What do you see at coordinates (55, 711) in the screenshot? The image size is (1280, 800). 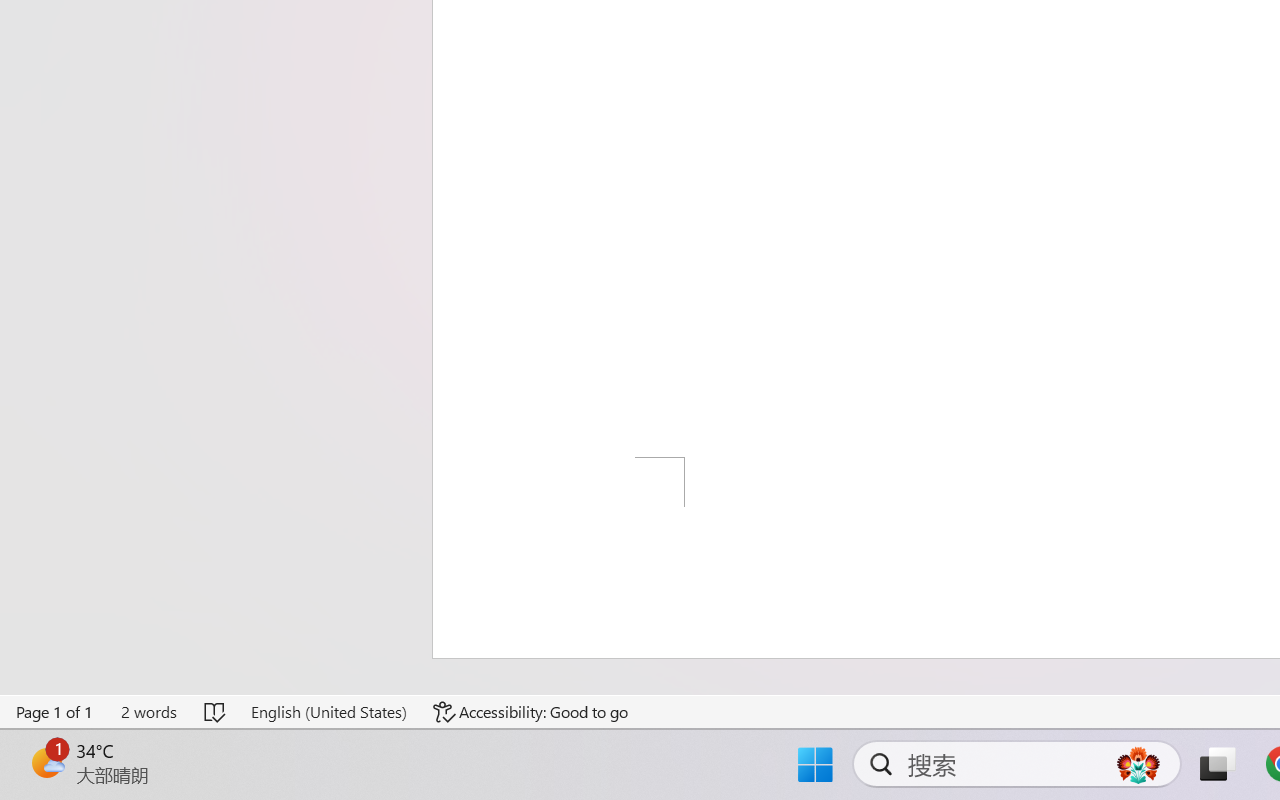 I see `'Page Number Page 1 of 1'` at bounding box center [55, 711].